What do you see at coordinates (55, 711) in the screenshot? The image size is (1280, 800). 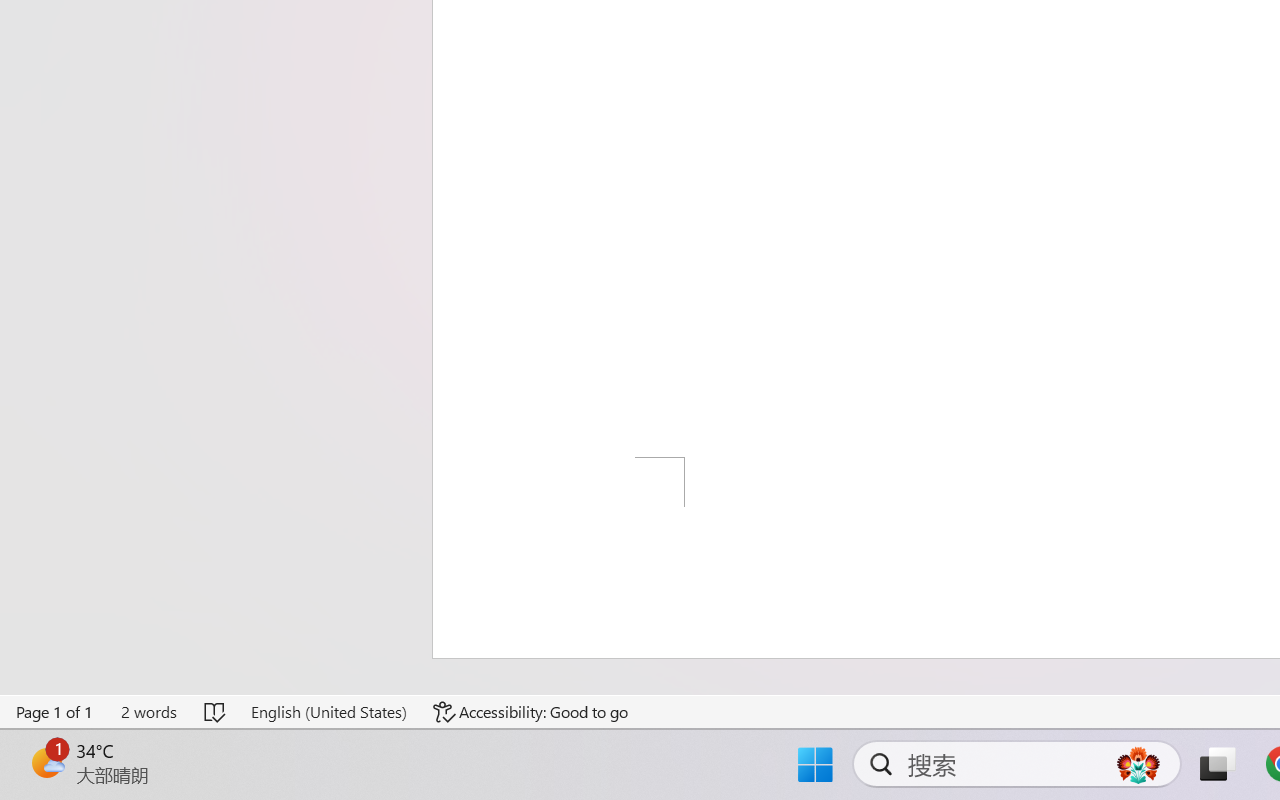 I see `'Page Number Page 1 of 1'` at bounding box center [55, 711].